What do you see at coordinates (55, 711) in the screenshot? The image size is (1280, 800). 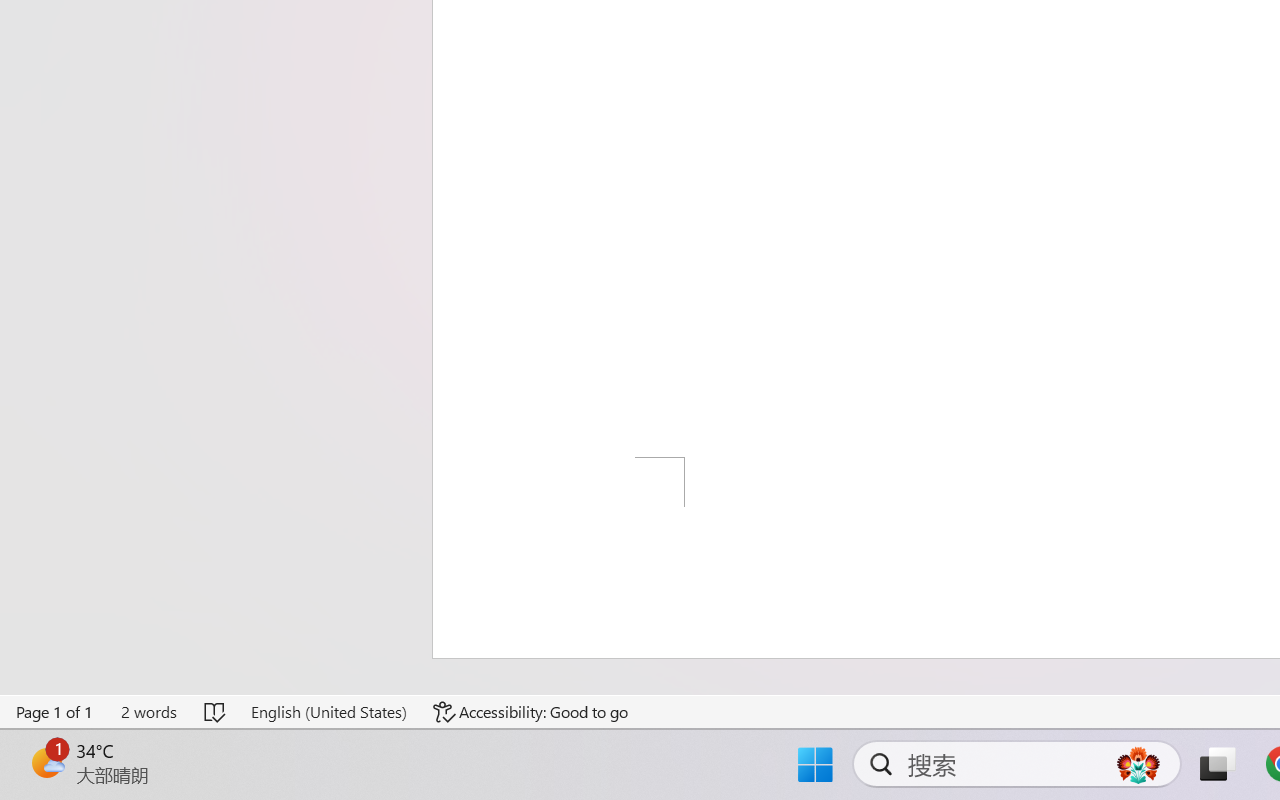 I see `'Page Number Page 1 of 1'` at bounding box center [55, 711].